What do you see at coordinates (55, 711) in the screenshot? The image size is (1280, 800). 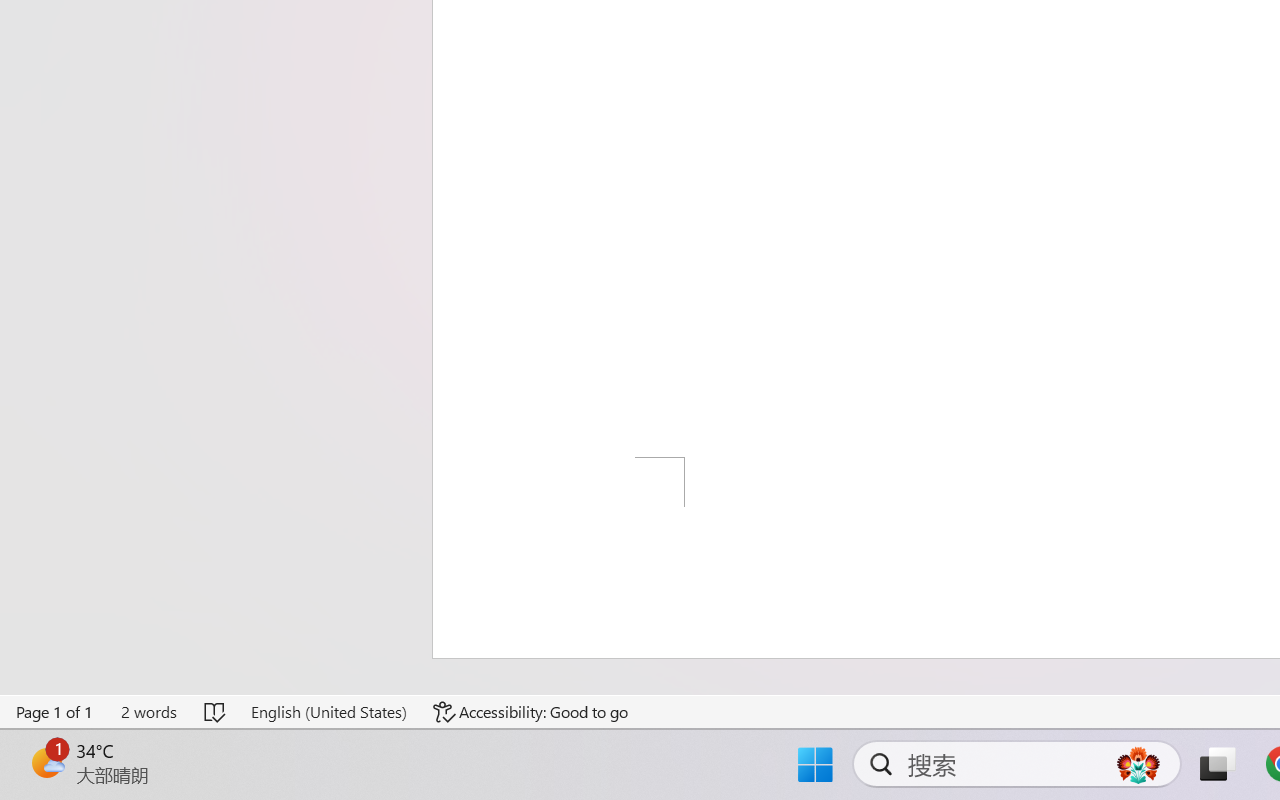 I see `'Page Number Page 1 of 1'` at bounding box center [55, 711].